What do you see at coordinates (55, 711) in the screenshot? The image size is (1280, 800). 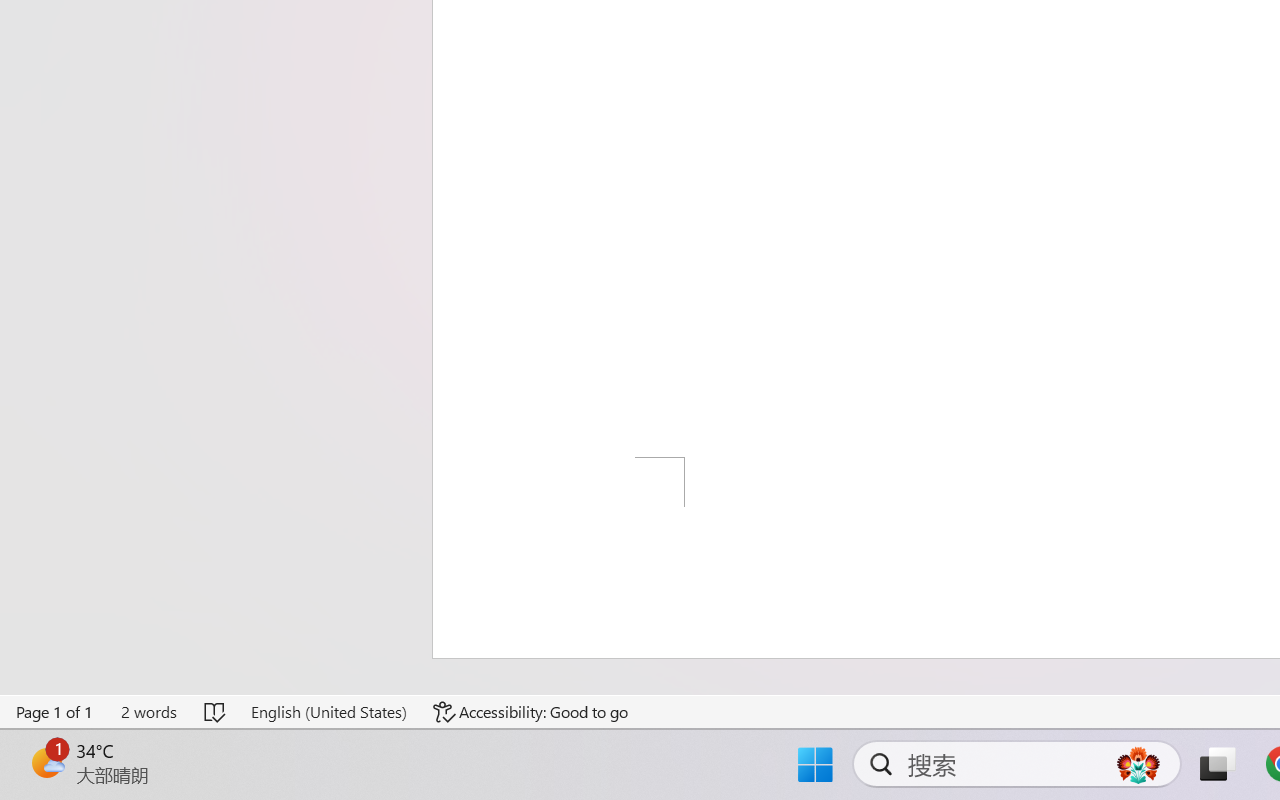 I see `'Page Number Page 1 of 1'` at bounding box center [55, 711].